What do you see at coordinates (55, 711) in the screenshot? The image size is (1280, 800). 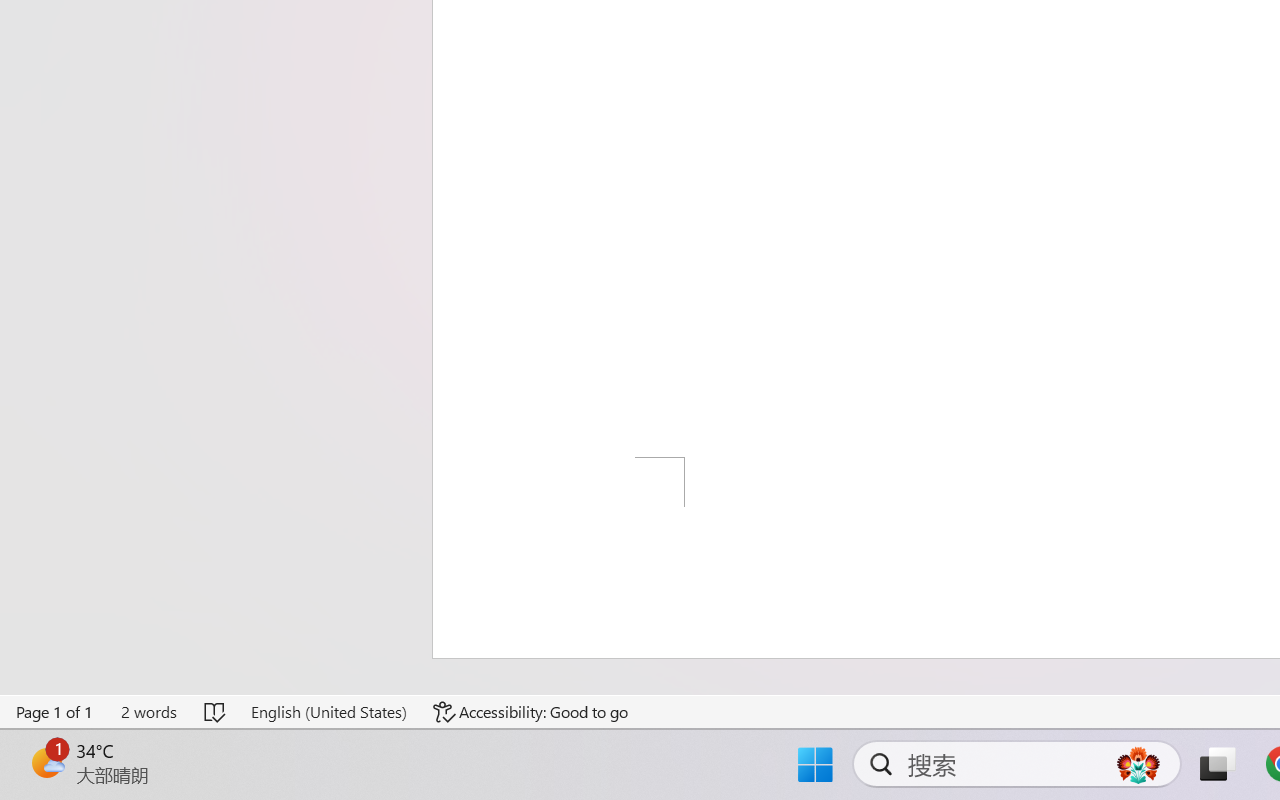 I see `'Page Number Page 1 of 1'` at bounding box center [55, 711].